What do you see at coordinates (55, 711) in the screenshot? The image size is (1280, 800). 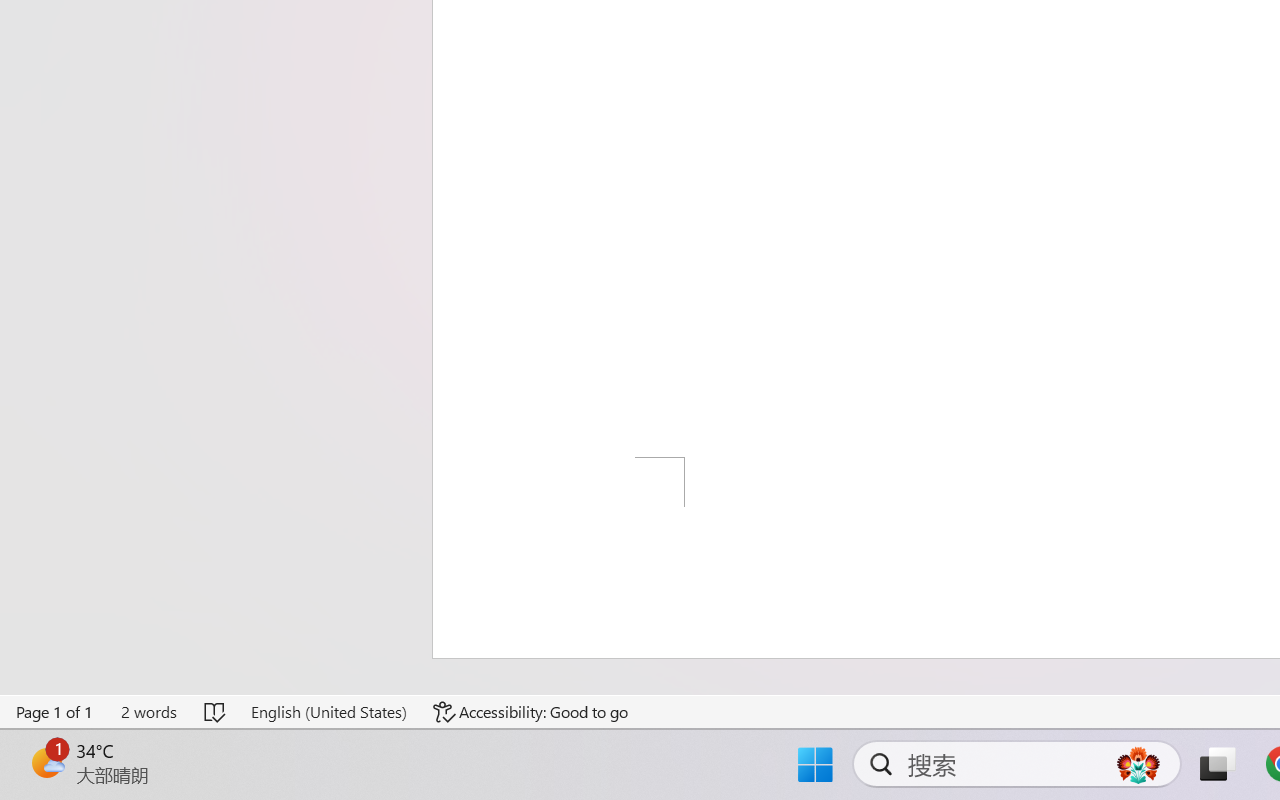 I see `'Page Number Page 1 of 1'` at bounding box center [55, 711].